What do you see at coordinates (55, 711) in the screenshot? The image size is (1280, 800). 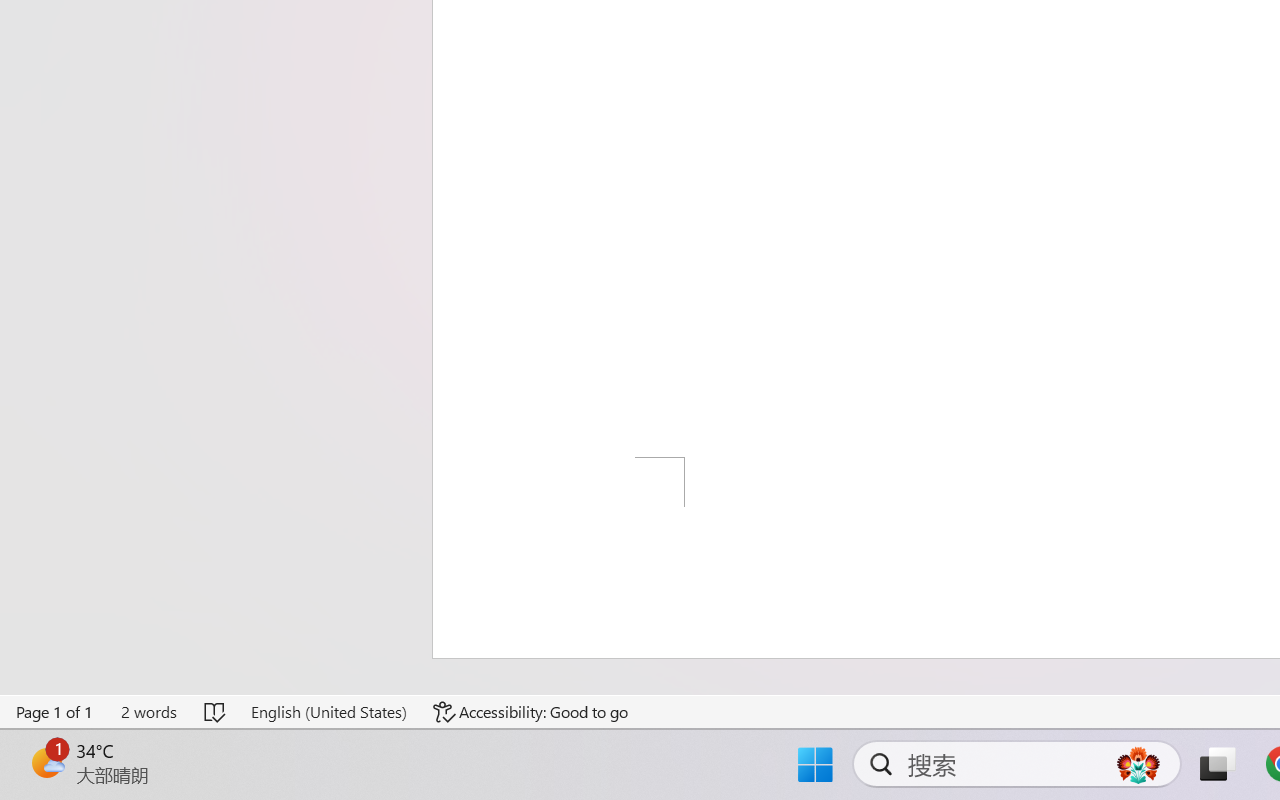 I see `'Page Number Page 1 of 1'` at bounding box center [55, 711].